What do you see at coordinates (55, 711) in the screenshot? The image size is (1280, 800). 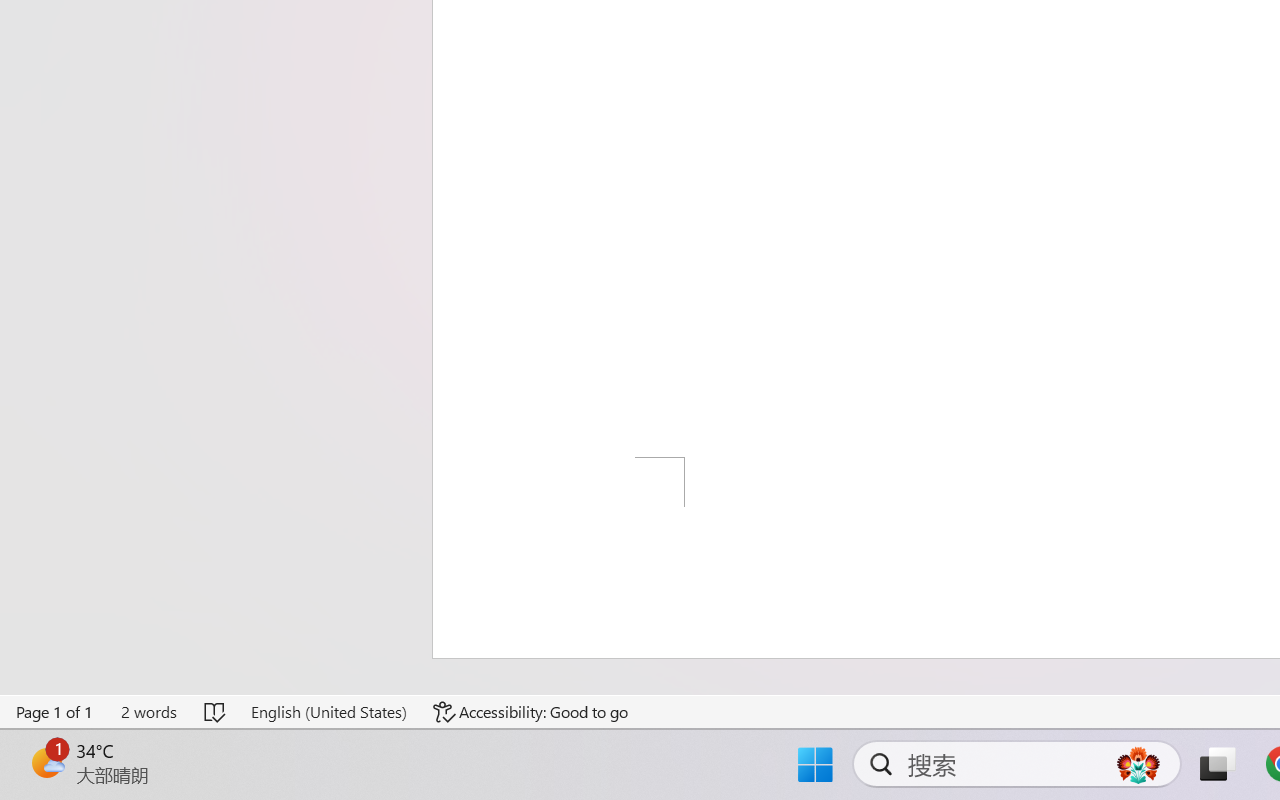 I see `'Page Number Page 1 of 1'` at bounding box center [55, 711].